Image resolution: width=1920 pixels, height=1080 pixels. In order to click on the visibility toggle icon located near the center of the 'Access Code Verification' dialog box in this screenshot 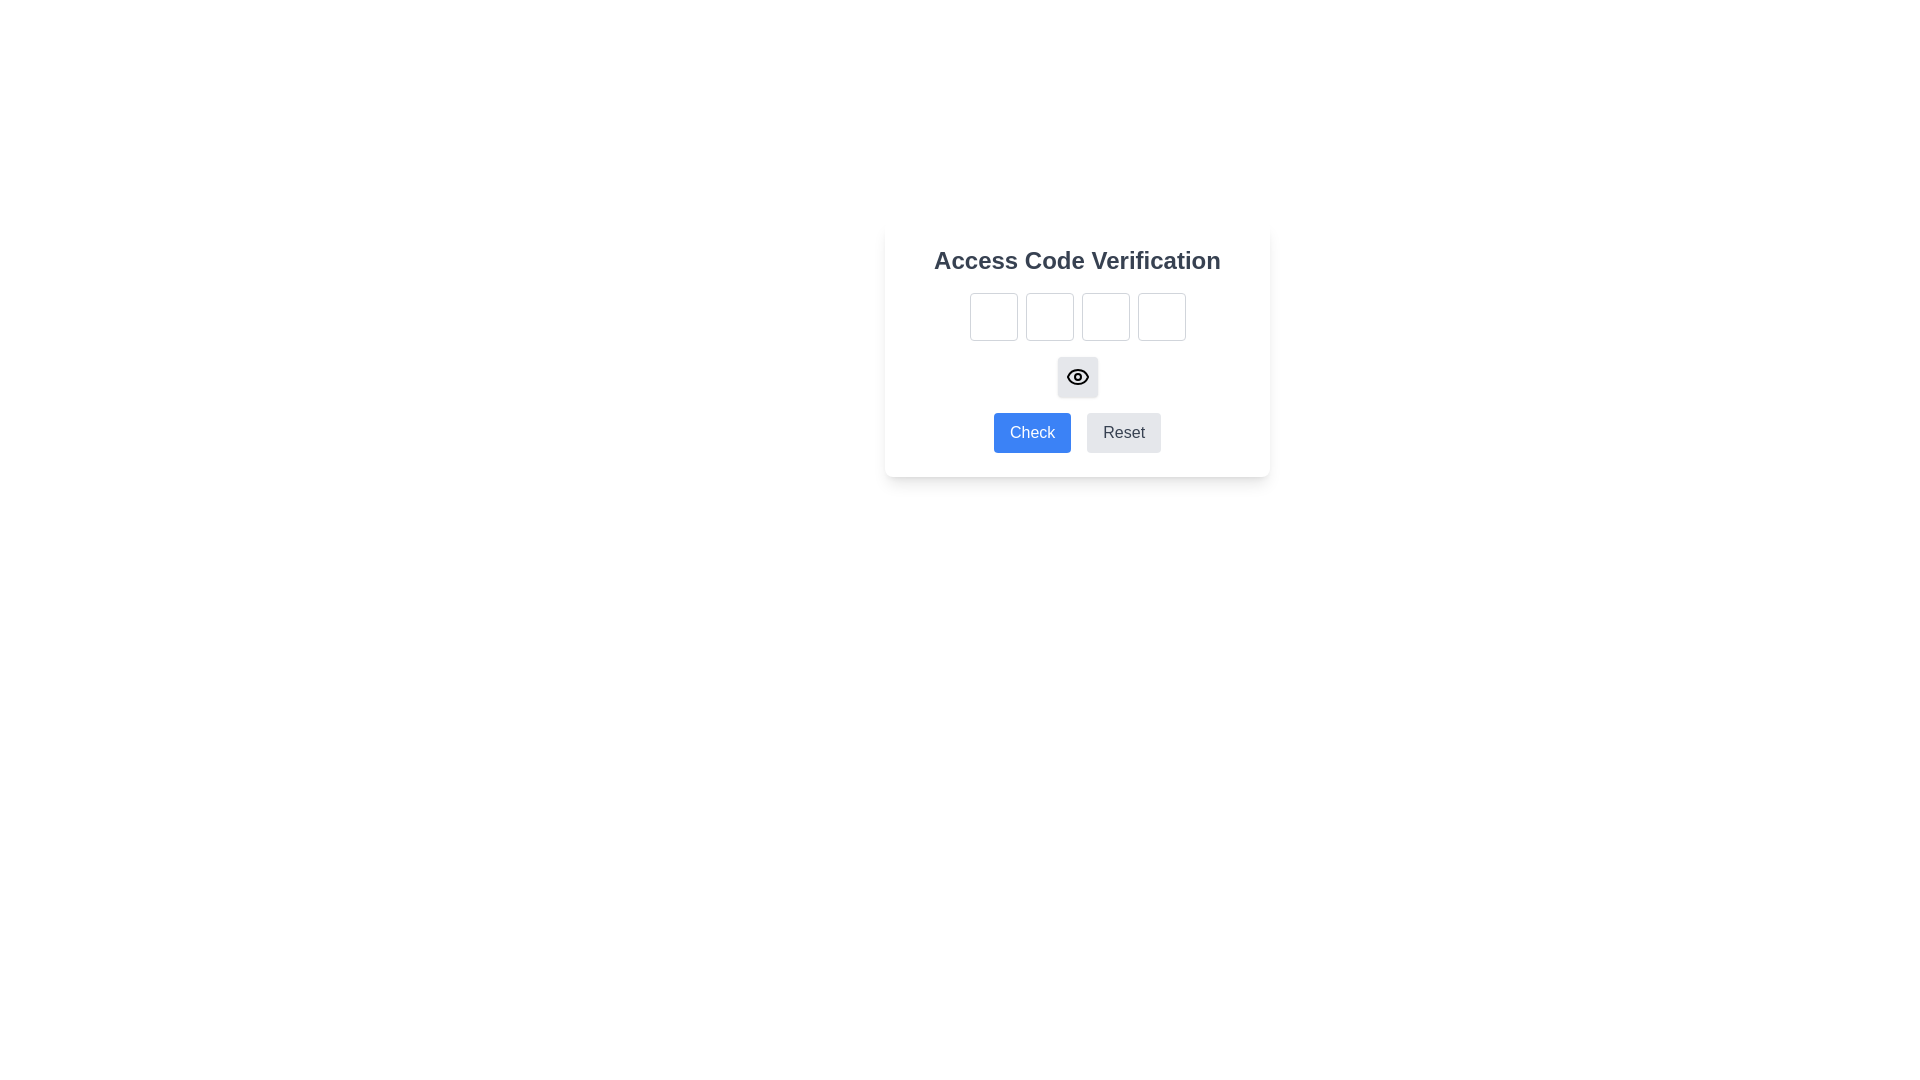, I will do `click(1076, 377)`.